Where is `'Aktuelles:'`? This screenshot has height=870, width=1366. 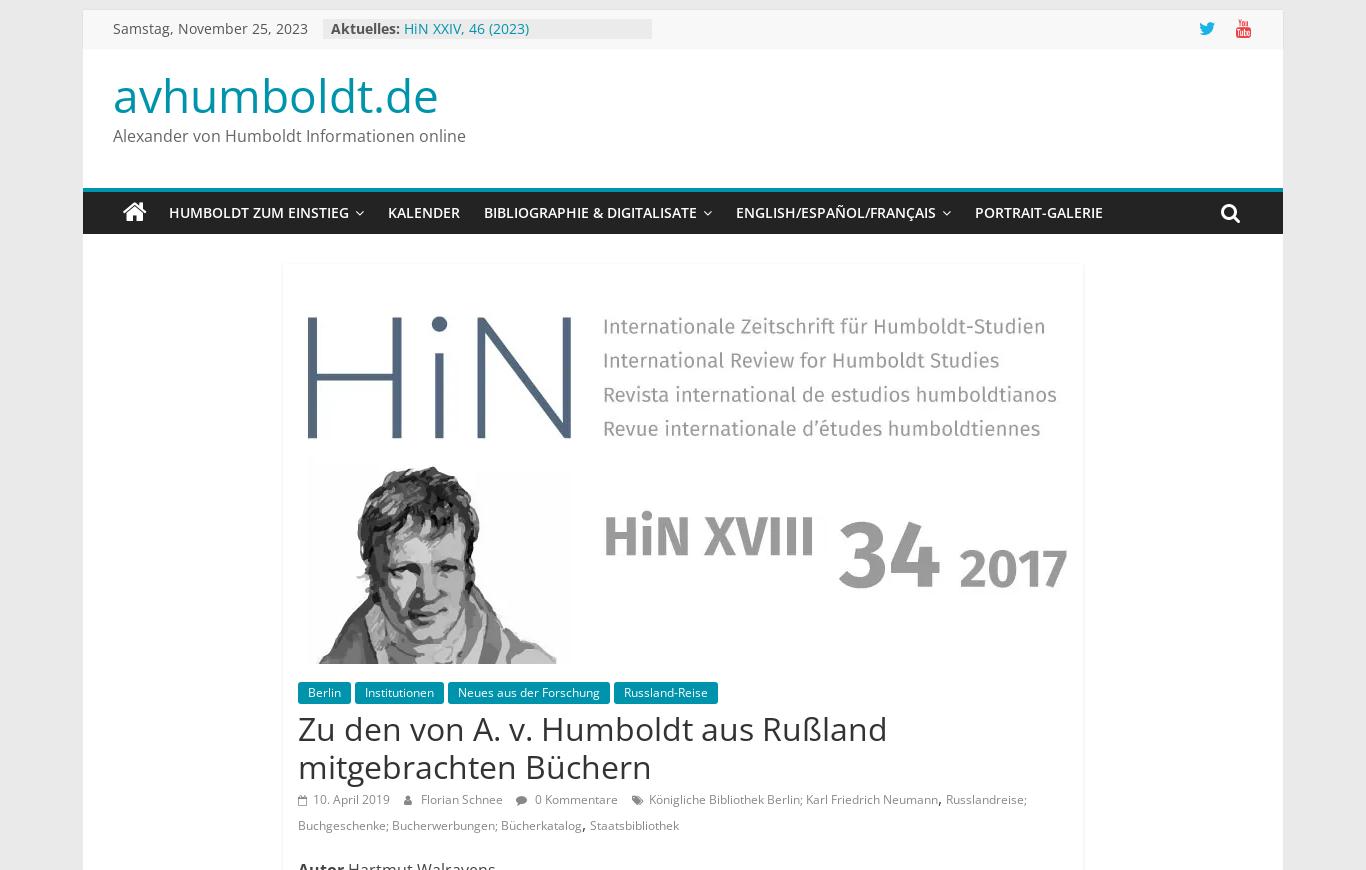
'Aktuelles:' is located at coordinates (364, 27).